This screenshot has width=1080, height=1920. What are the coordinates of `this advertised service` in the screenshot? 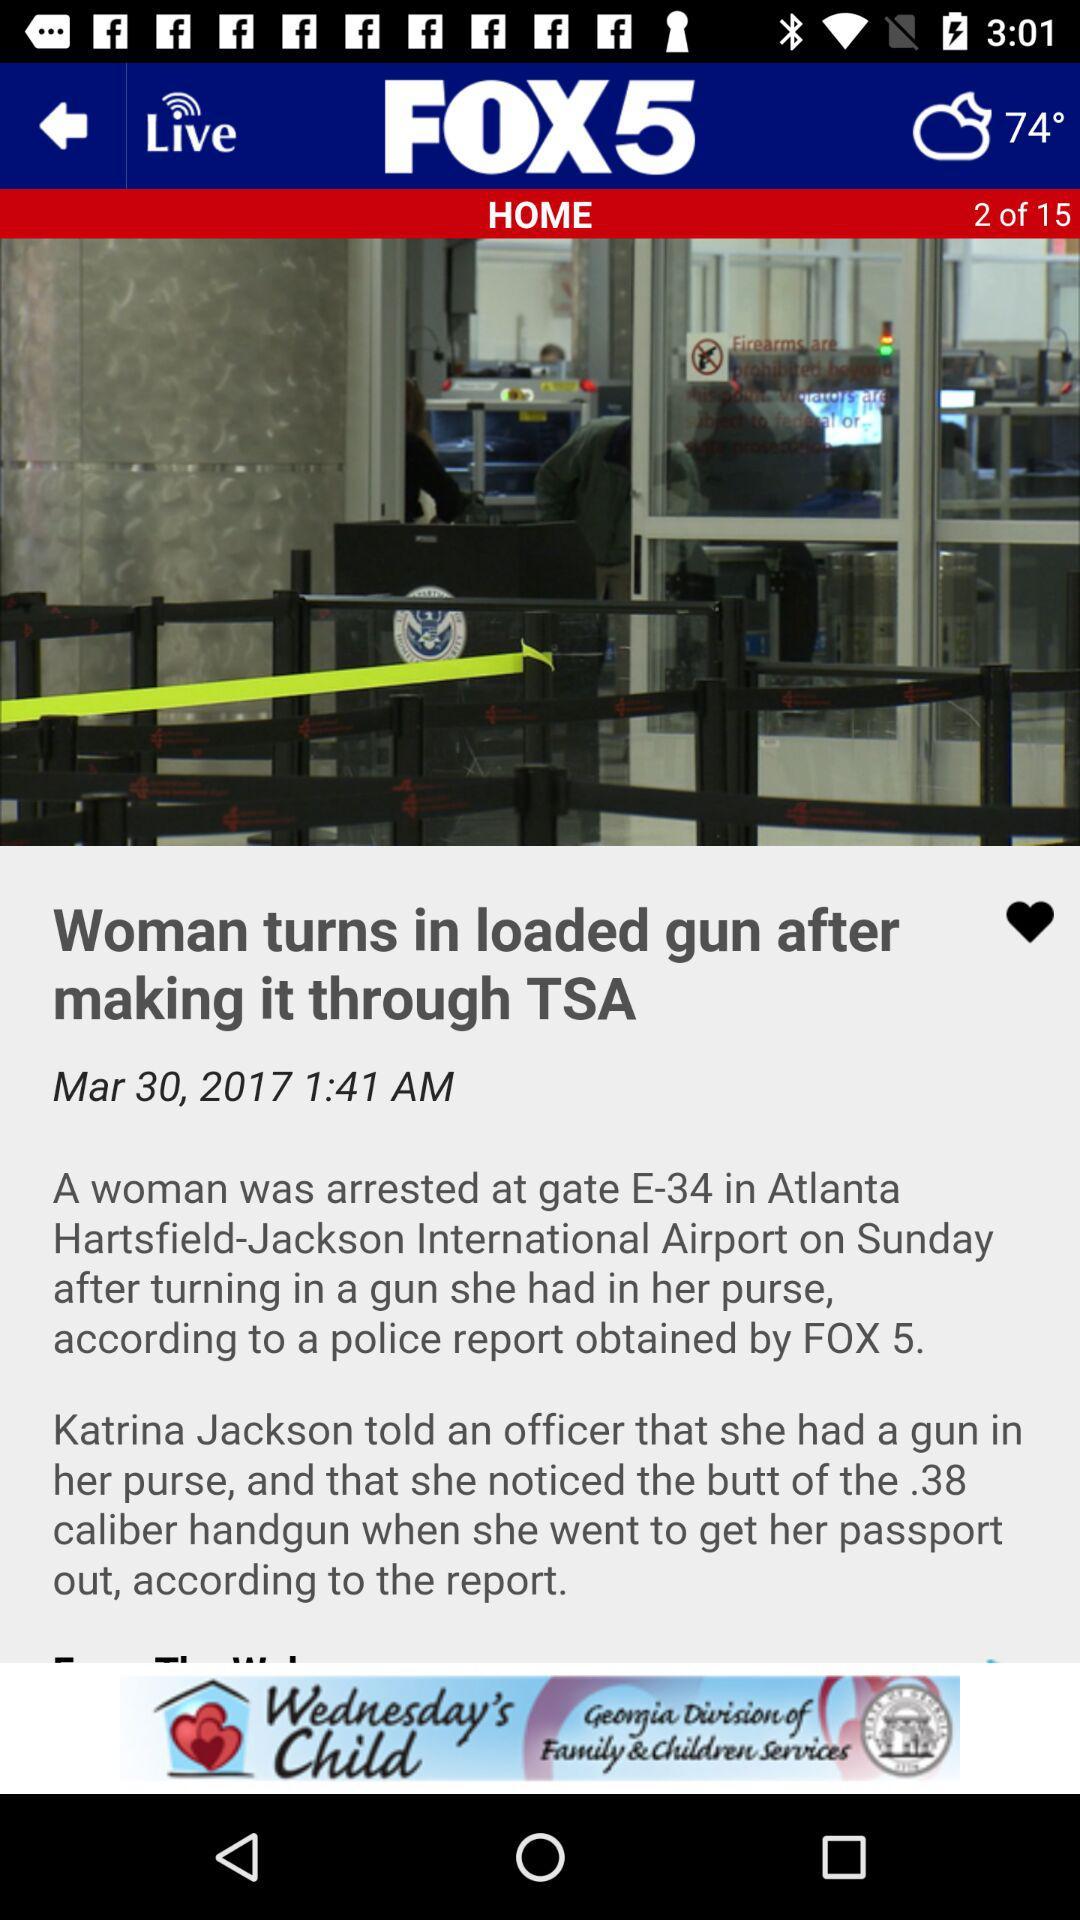 It's located at (540, 1727).